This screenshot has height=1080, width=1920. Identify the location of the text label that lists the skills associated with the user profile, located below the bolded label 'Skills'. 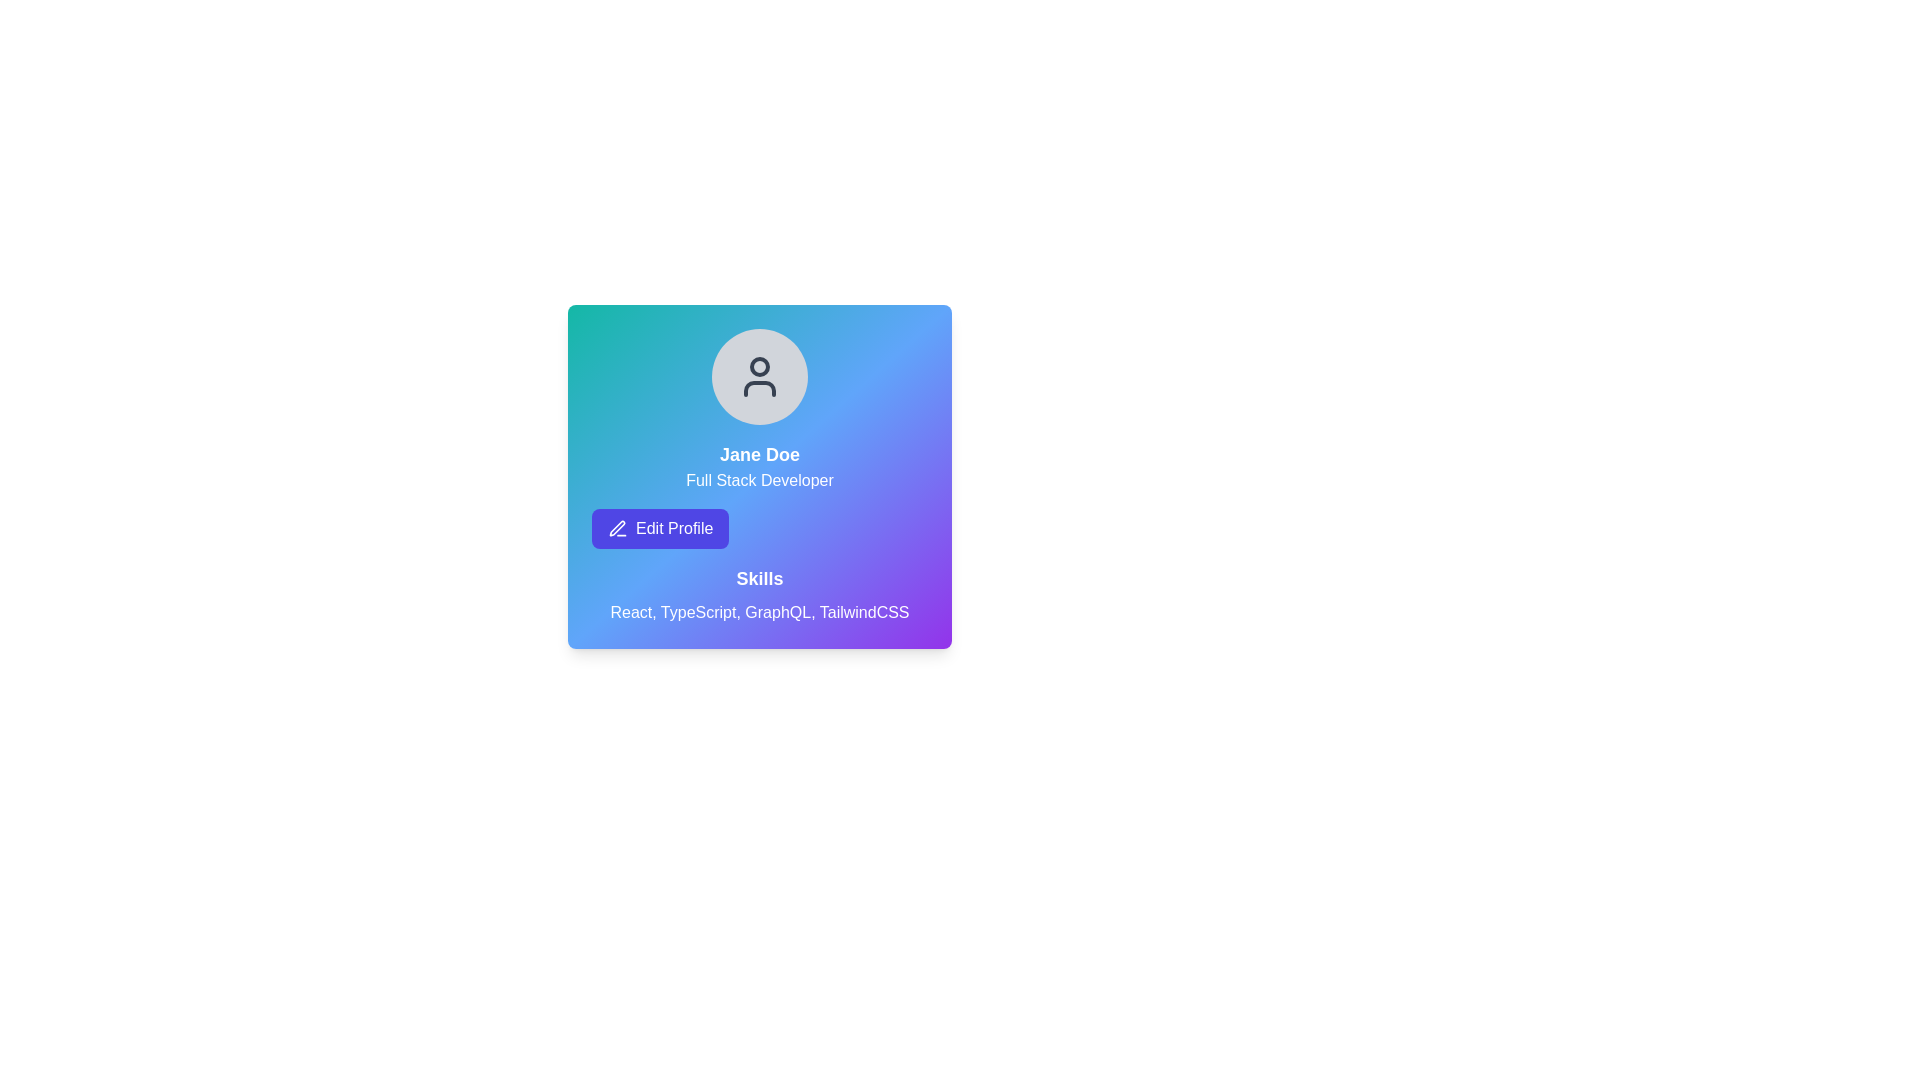
(758, 612).